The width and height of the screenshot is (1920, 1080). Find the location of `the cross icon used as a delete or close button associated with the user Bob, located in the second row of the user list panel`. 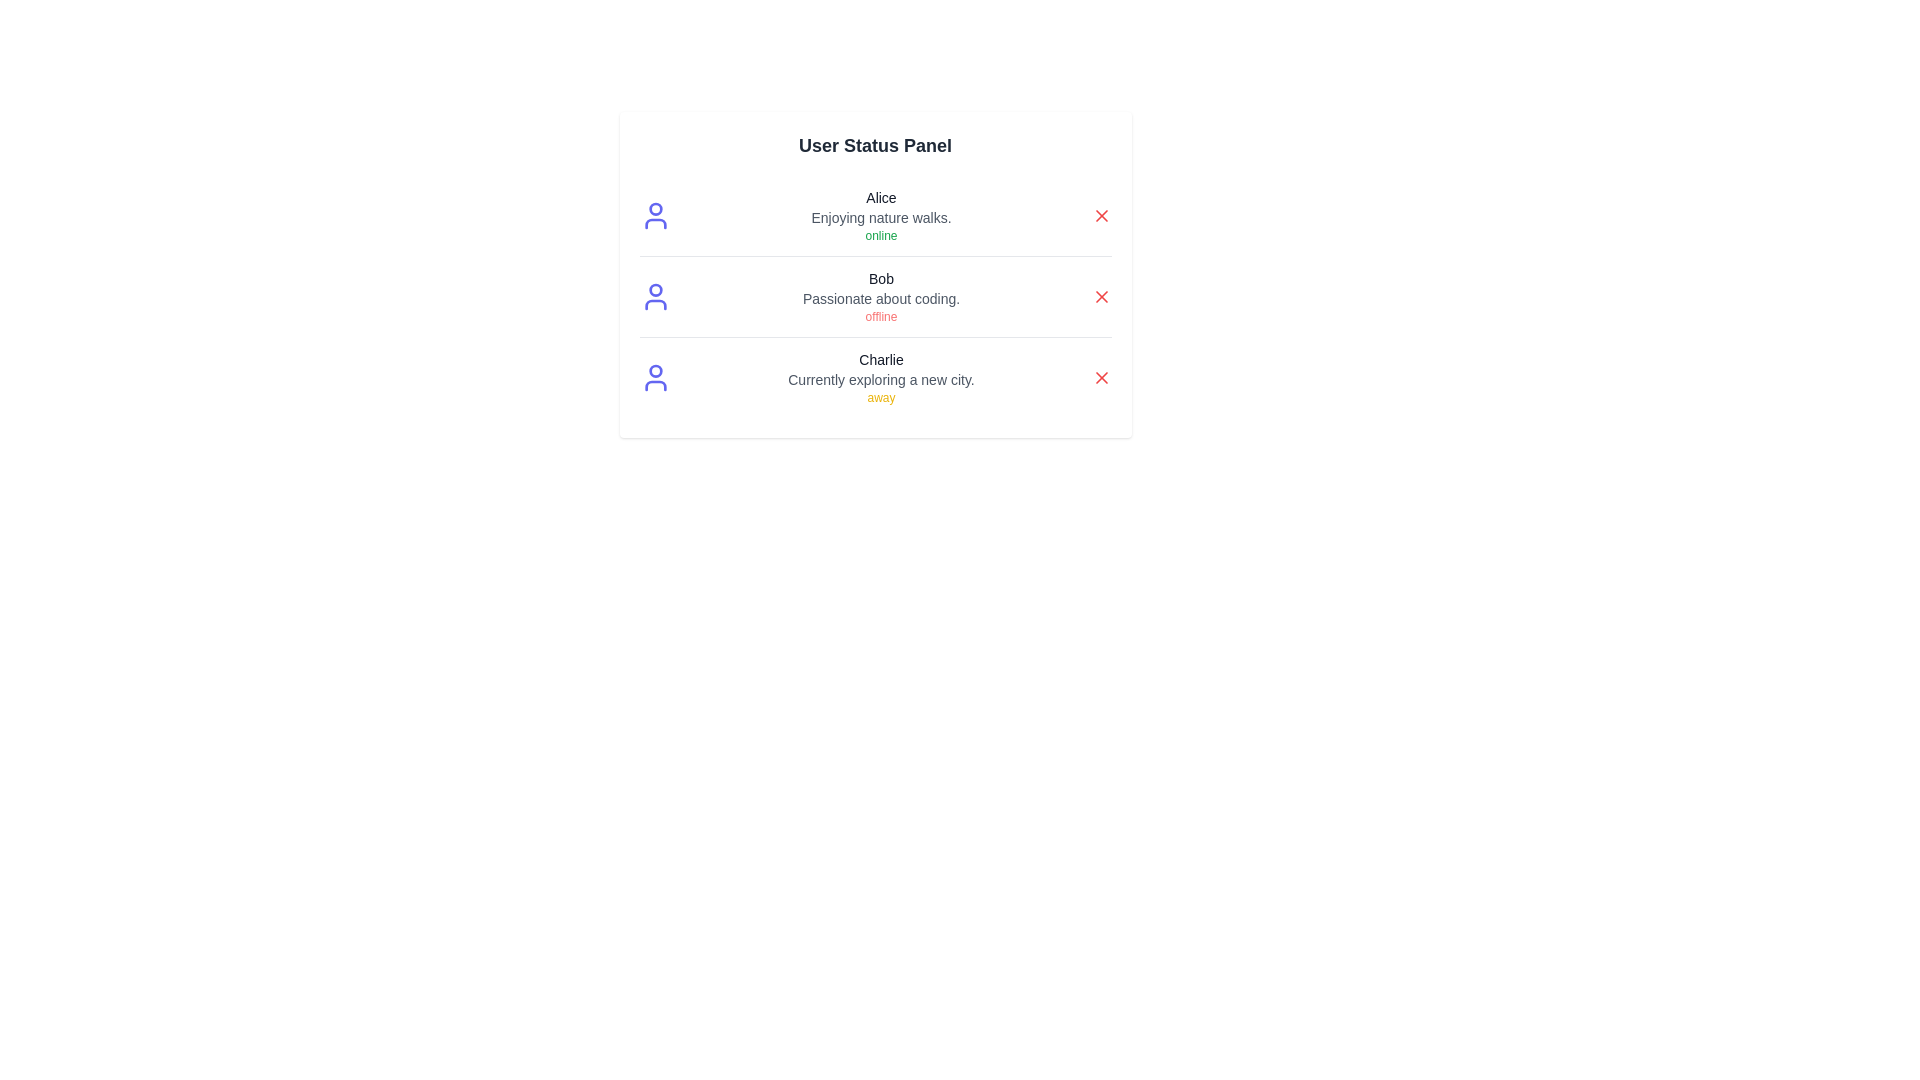

the cross icon used as a delete or close button associated with the user Bob, located in the second row of the user list panel is located at coordinates (1100, 297).